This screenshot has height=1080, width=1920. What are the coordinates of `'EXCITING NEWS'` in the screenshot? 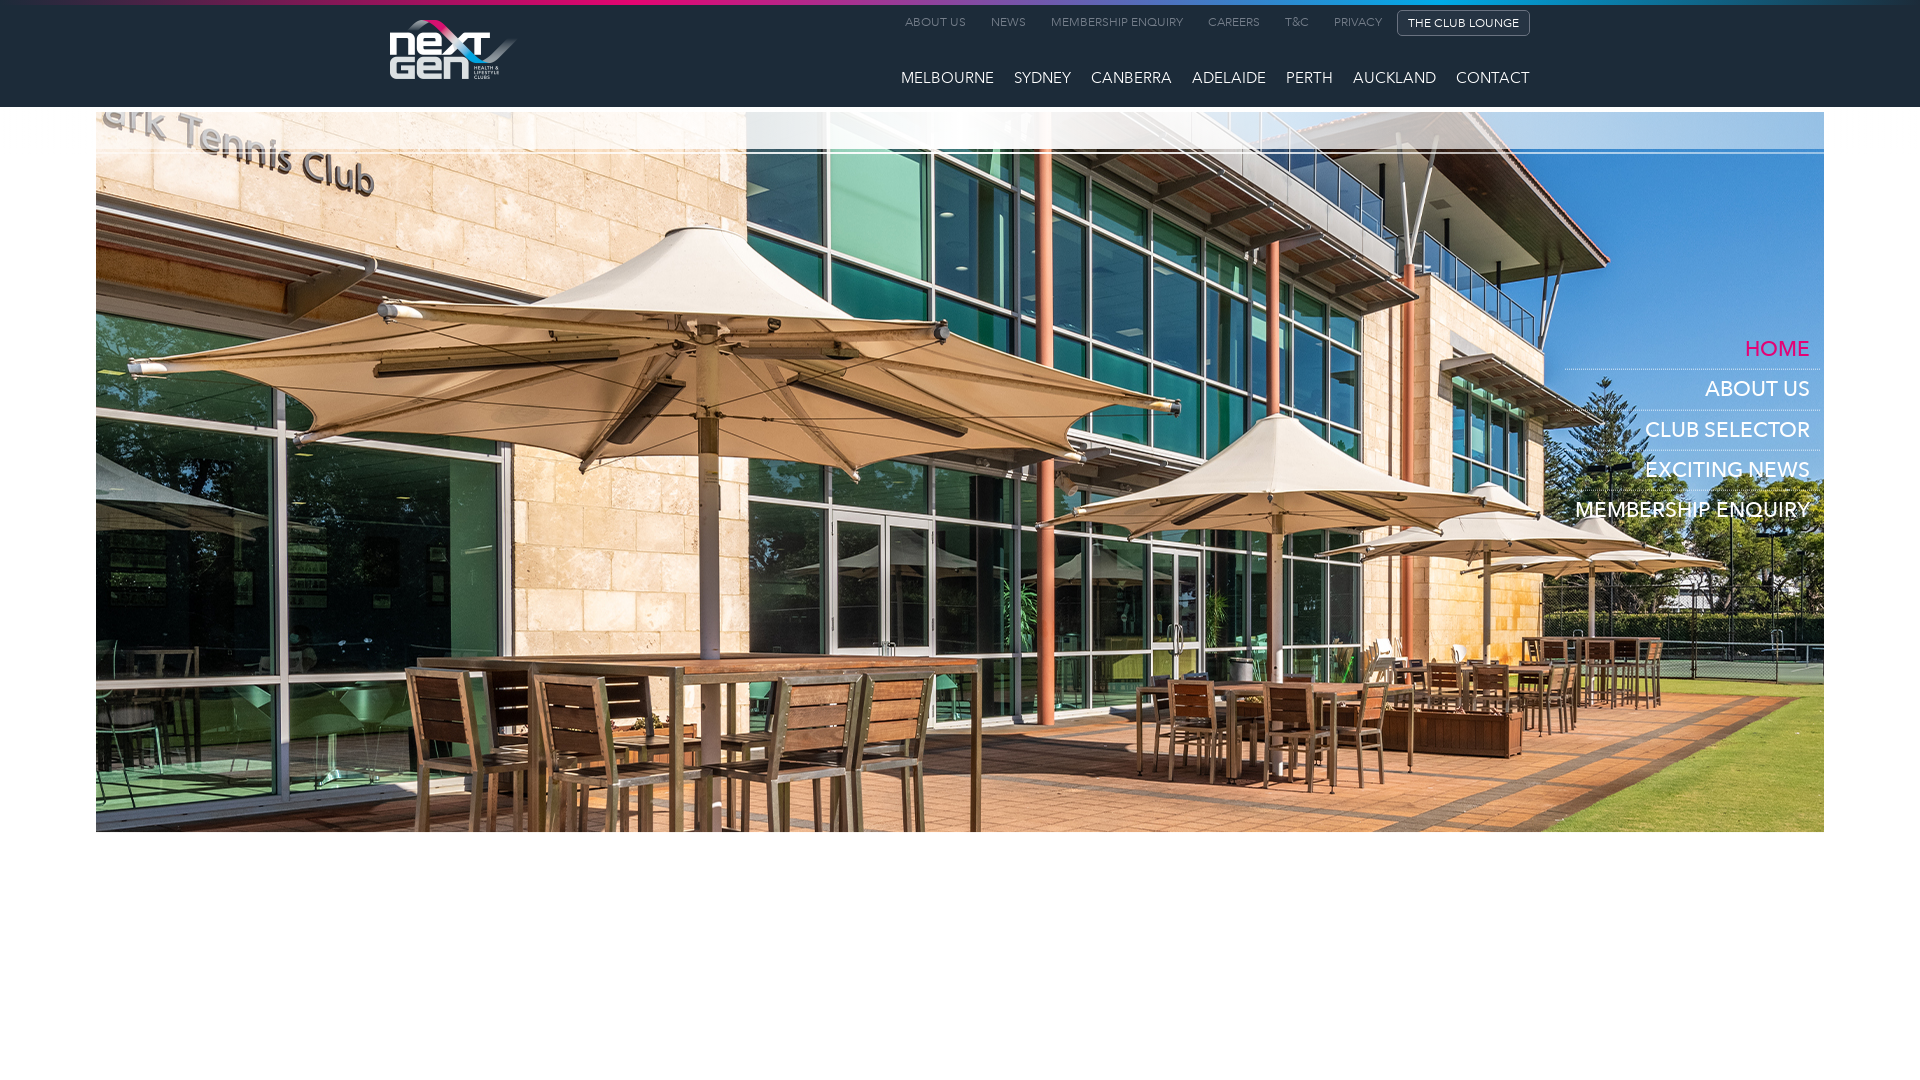 It's located at (1691, 470).